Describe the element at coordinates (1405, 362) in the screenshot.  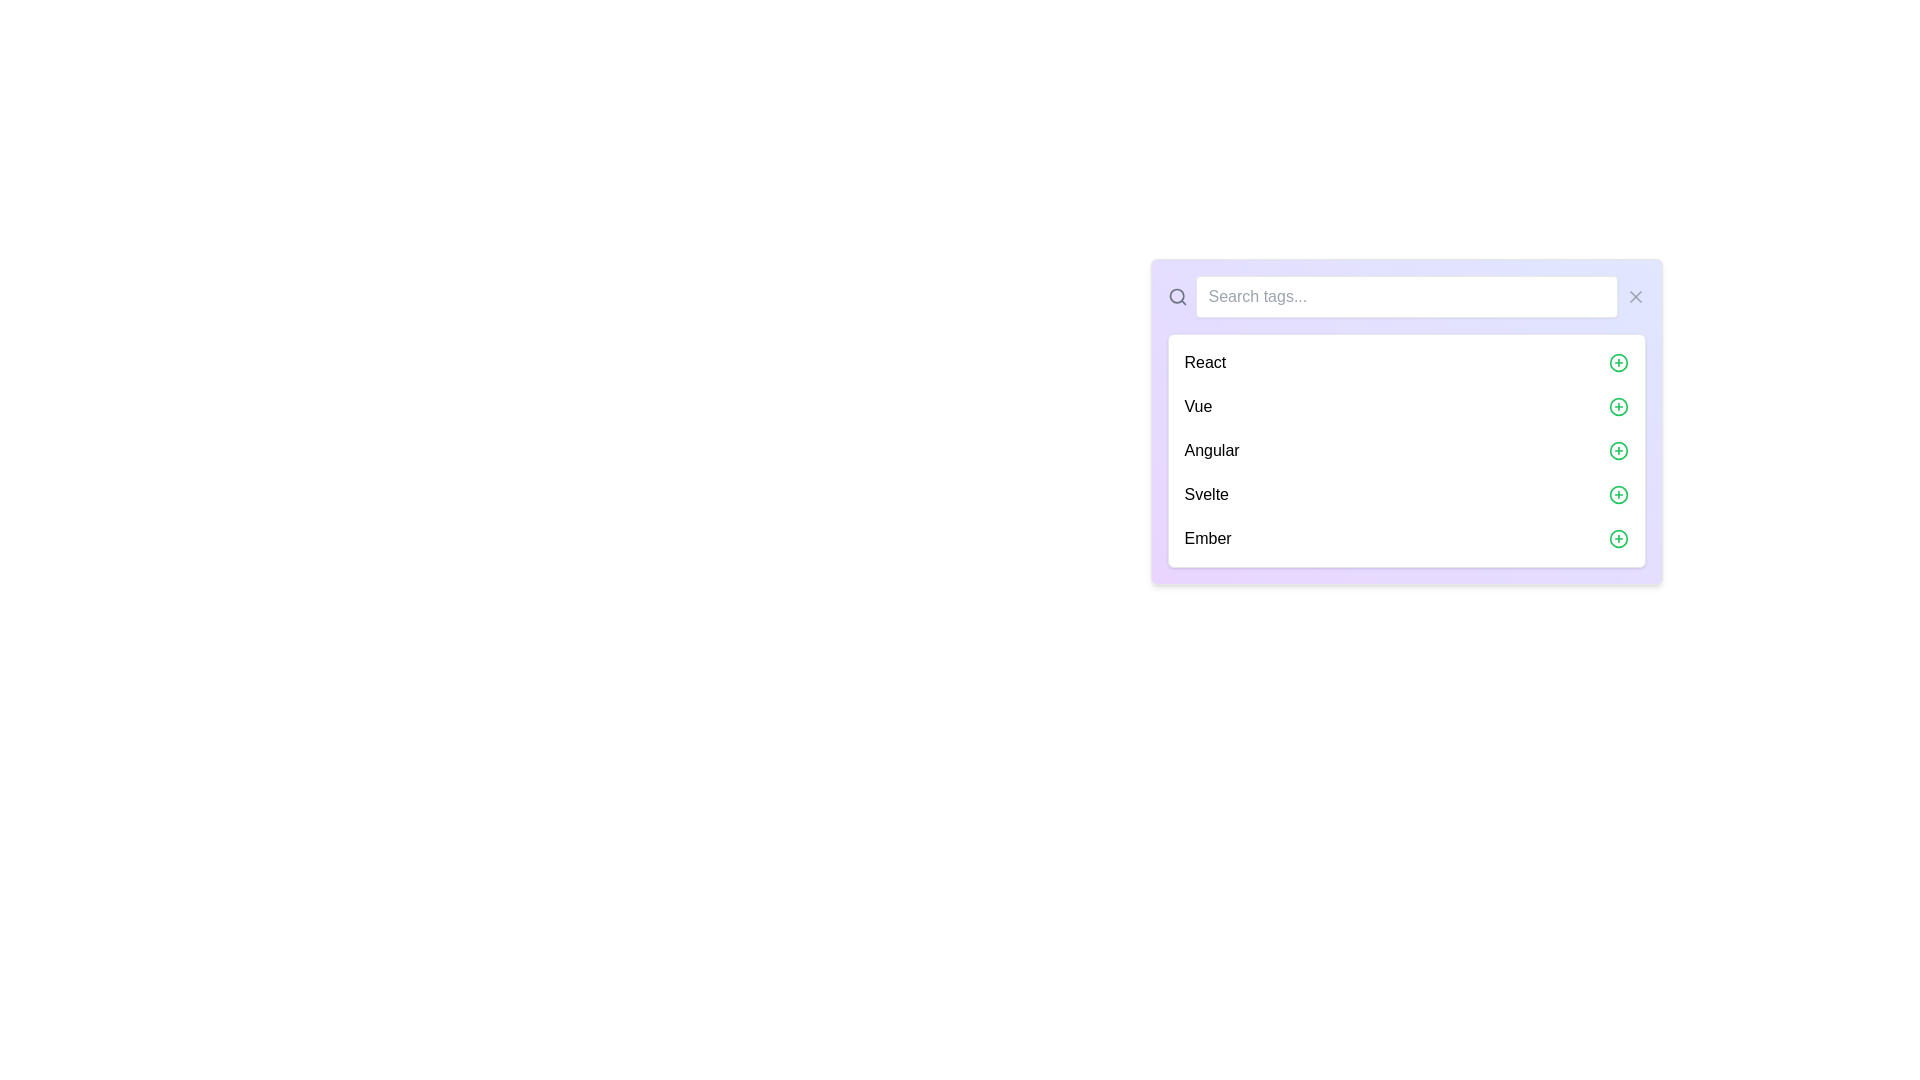
I see `the first item in the dropdown menu labeled 'React'` at that location.